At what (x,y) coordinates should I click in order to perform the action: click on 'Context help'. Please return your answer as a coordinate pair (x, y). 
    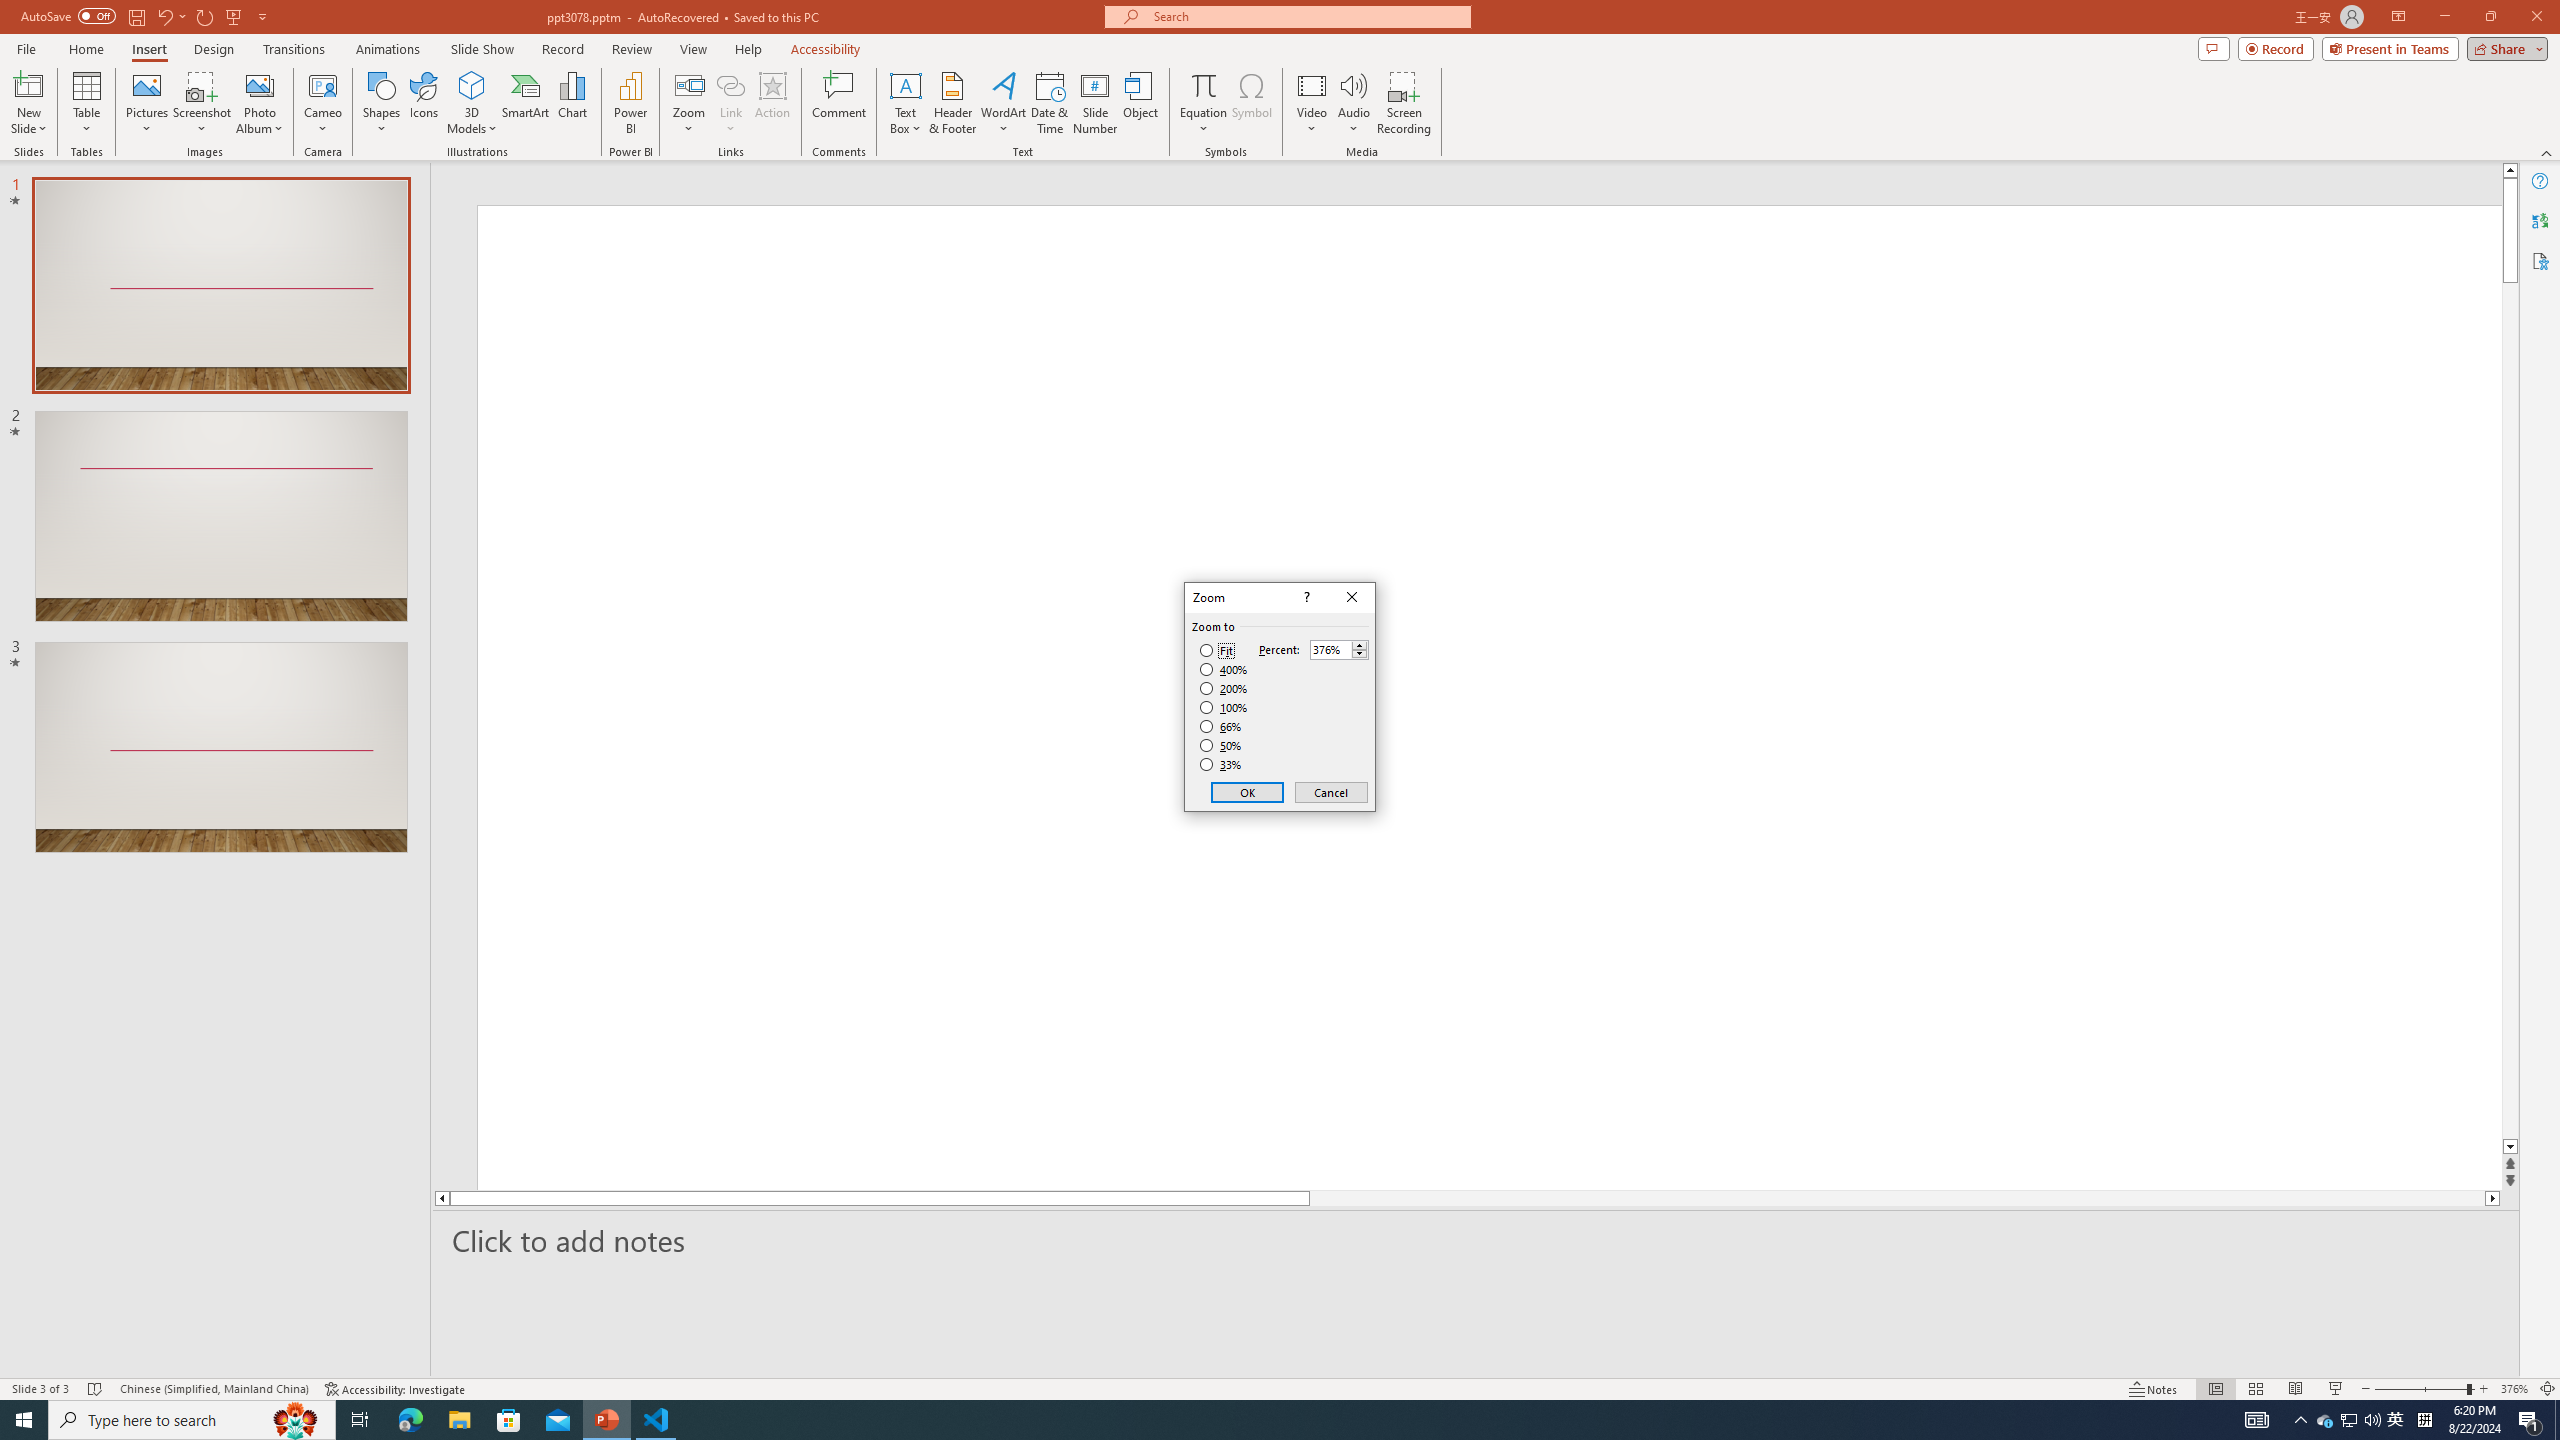
    Looking at the image, I should click on (1304, 597).